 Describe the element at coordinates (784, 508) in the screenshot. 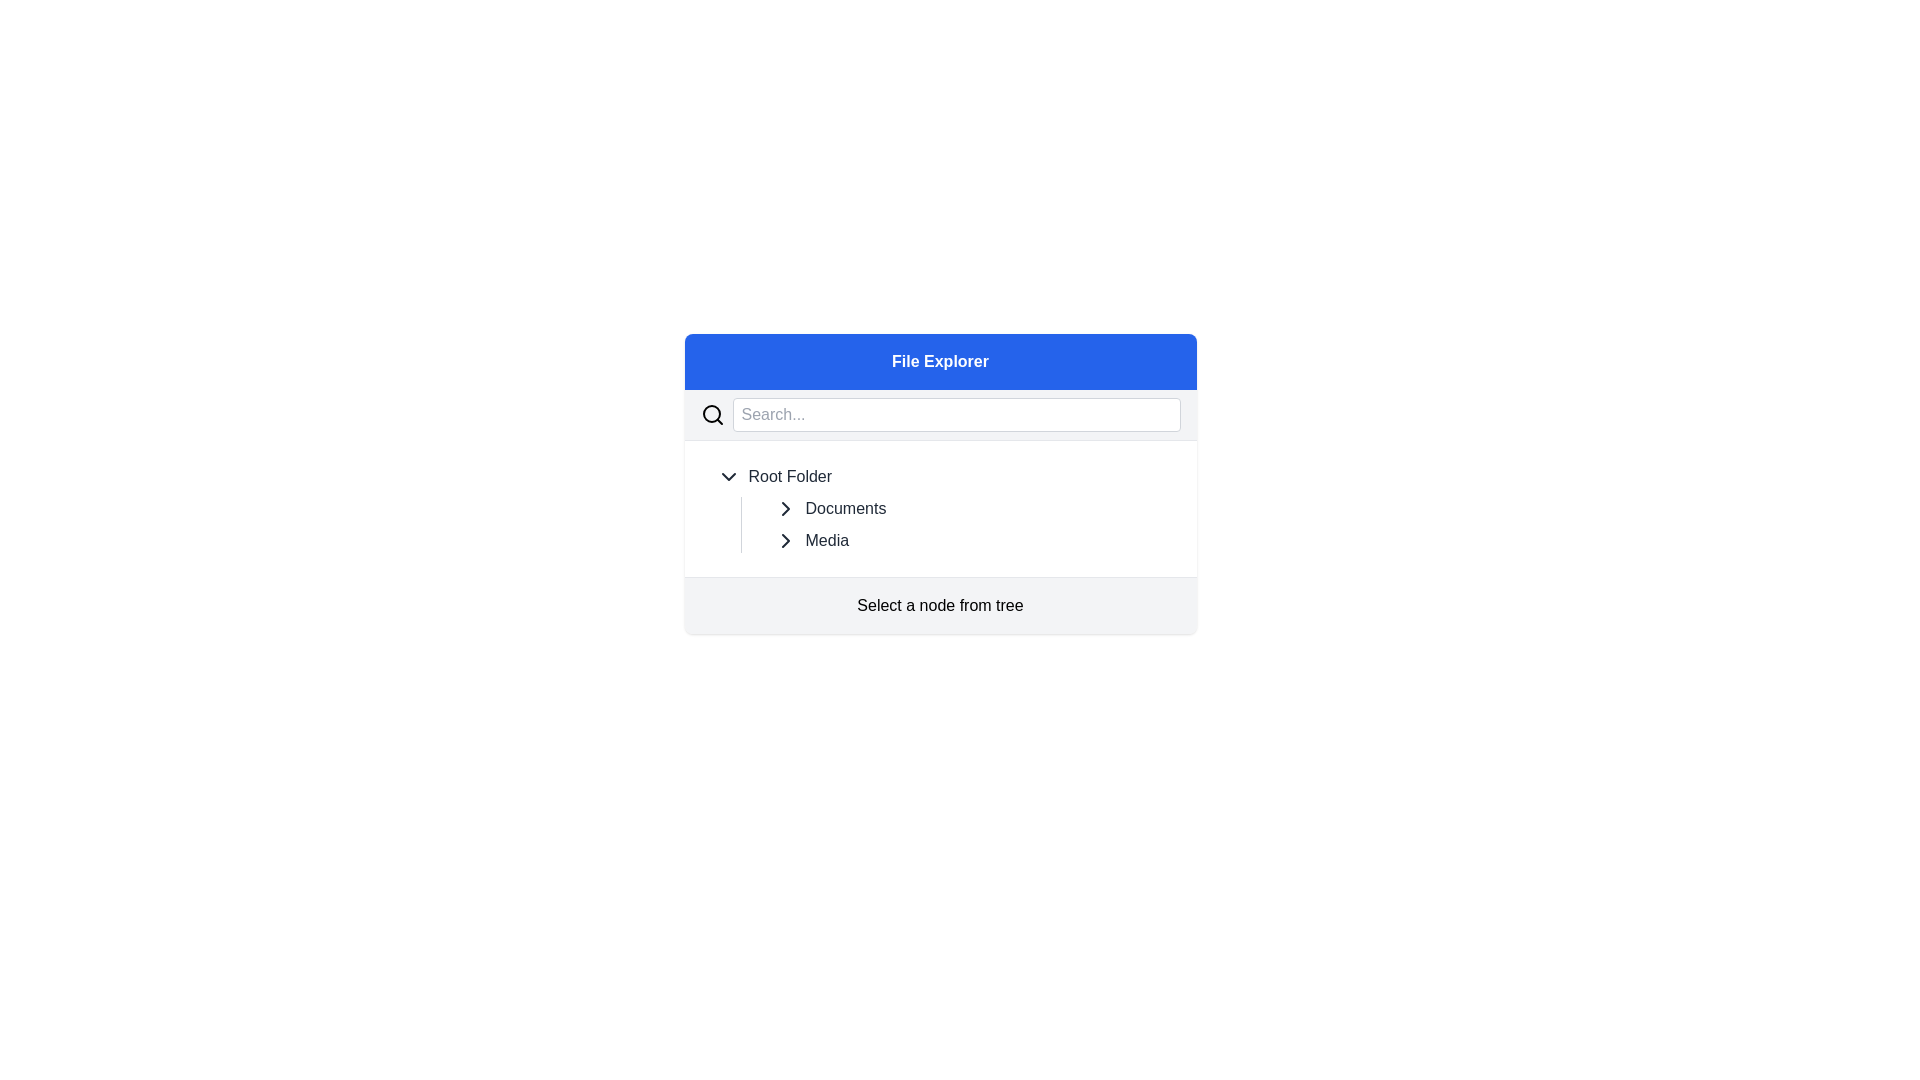

I see `the chevron icon` at that location.